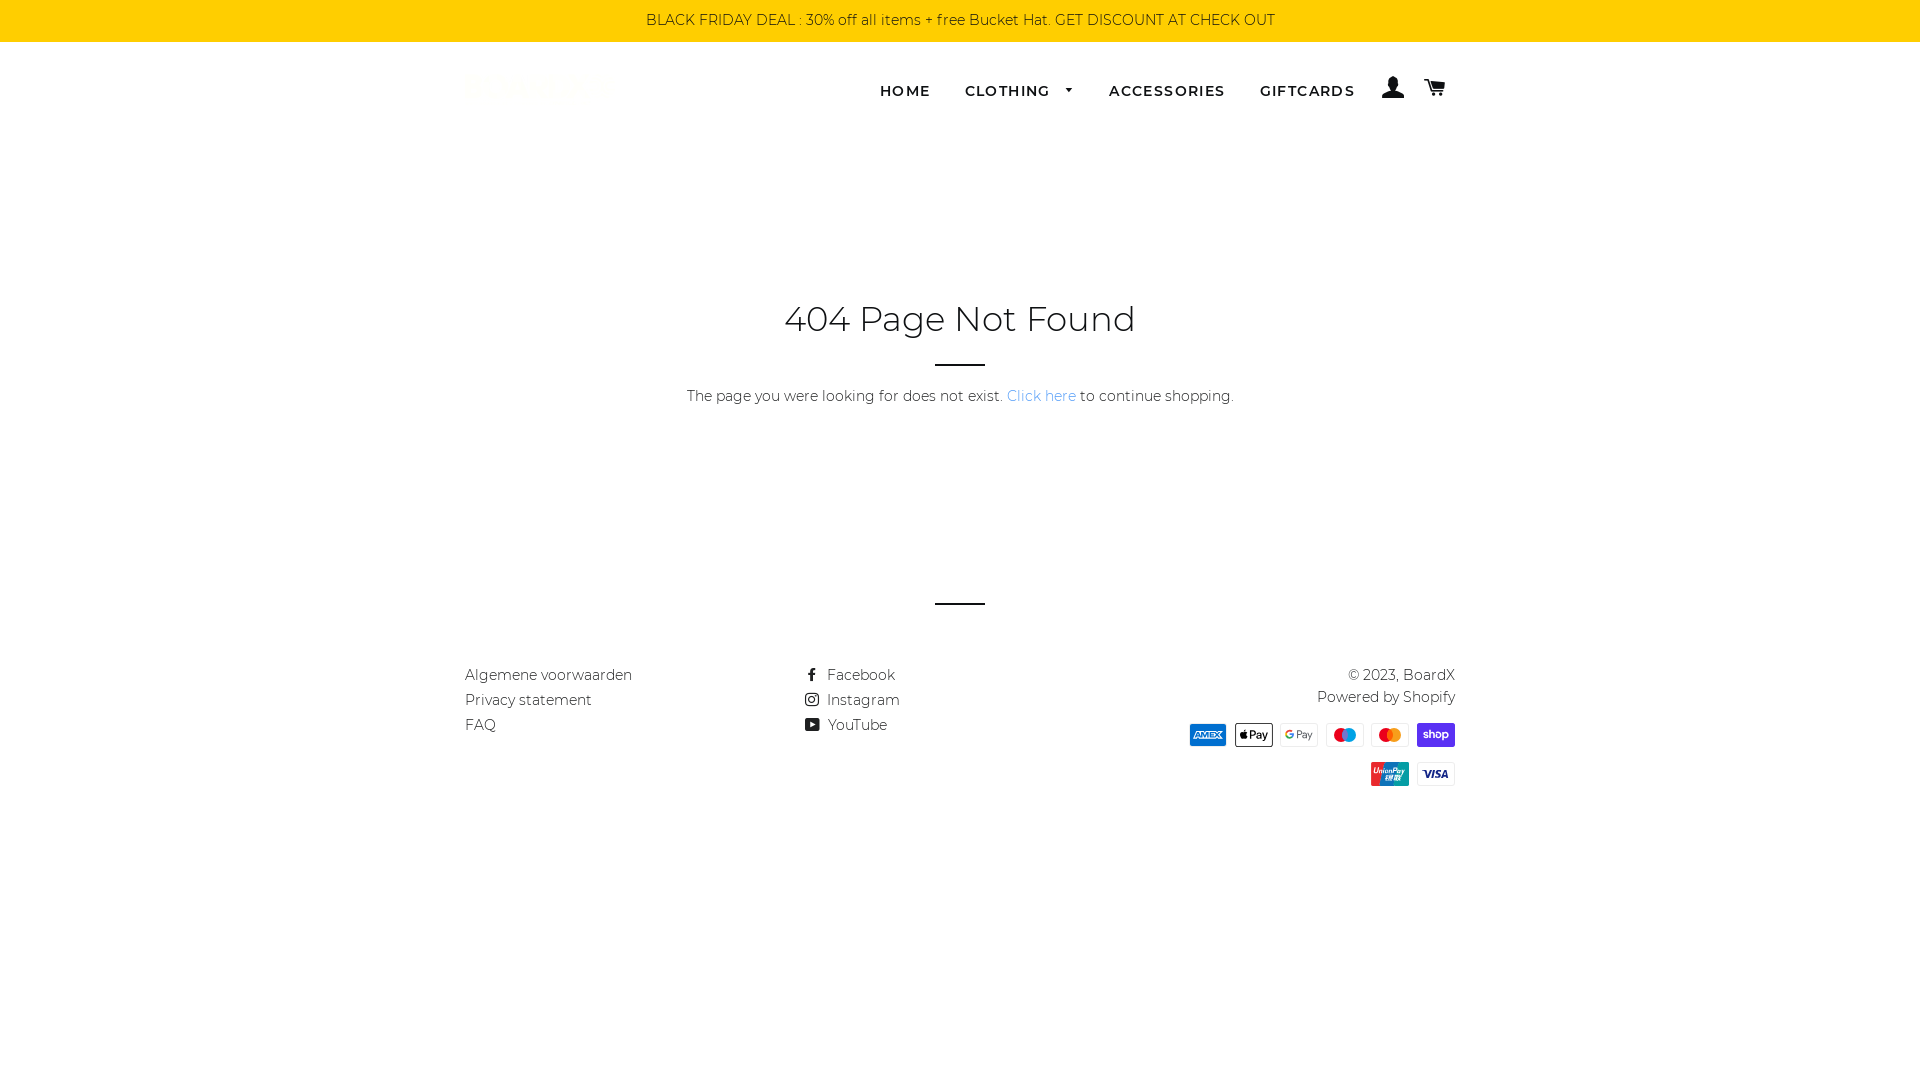 This screenshot has width=1920, height=1080. I want to click on 'Algemene voorwaarden', so click(548, 675).